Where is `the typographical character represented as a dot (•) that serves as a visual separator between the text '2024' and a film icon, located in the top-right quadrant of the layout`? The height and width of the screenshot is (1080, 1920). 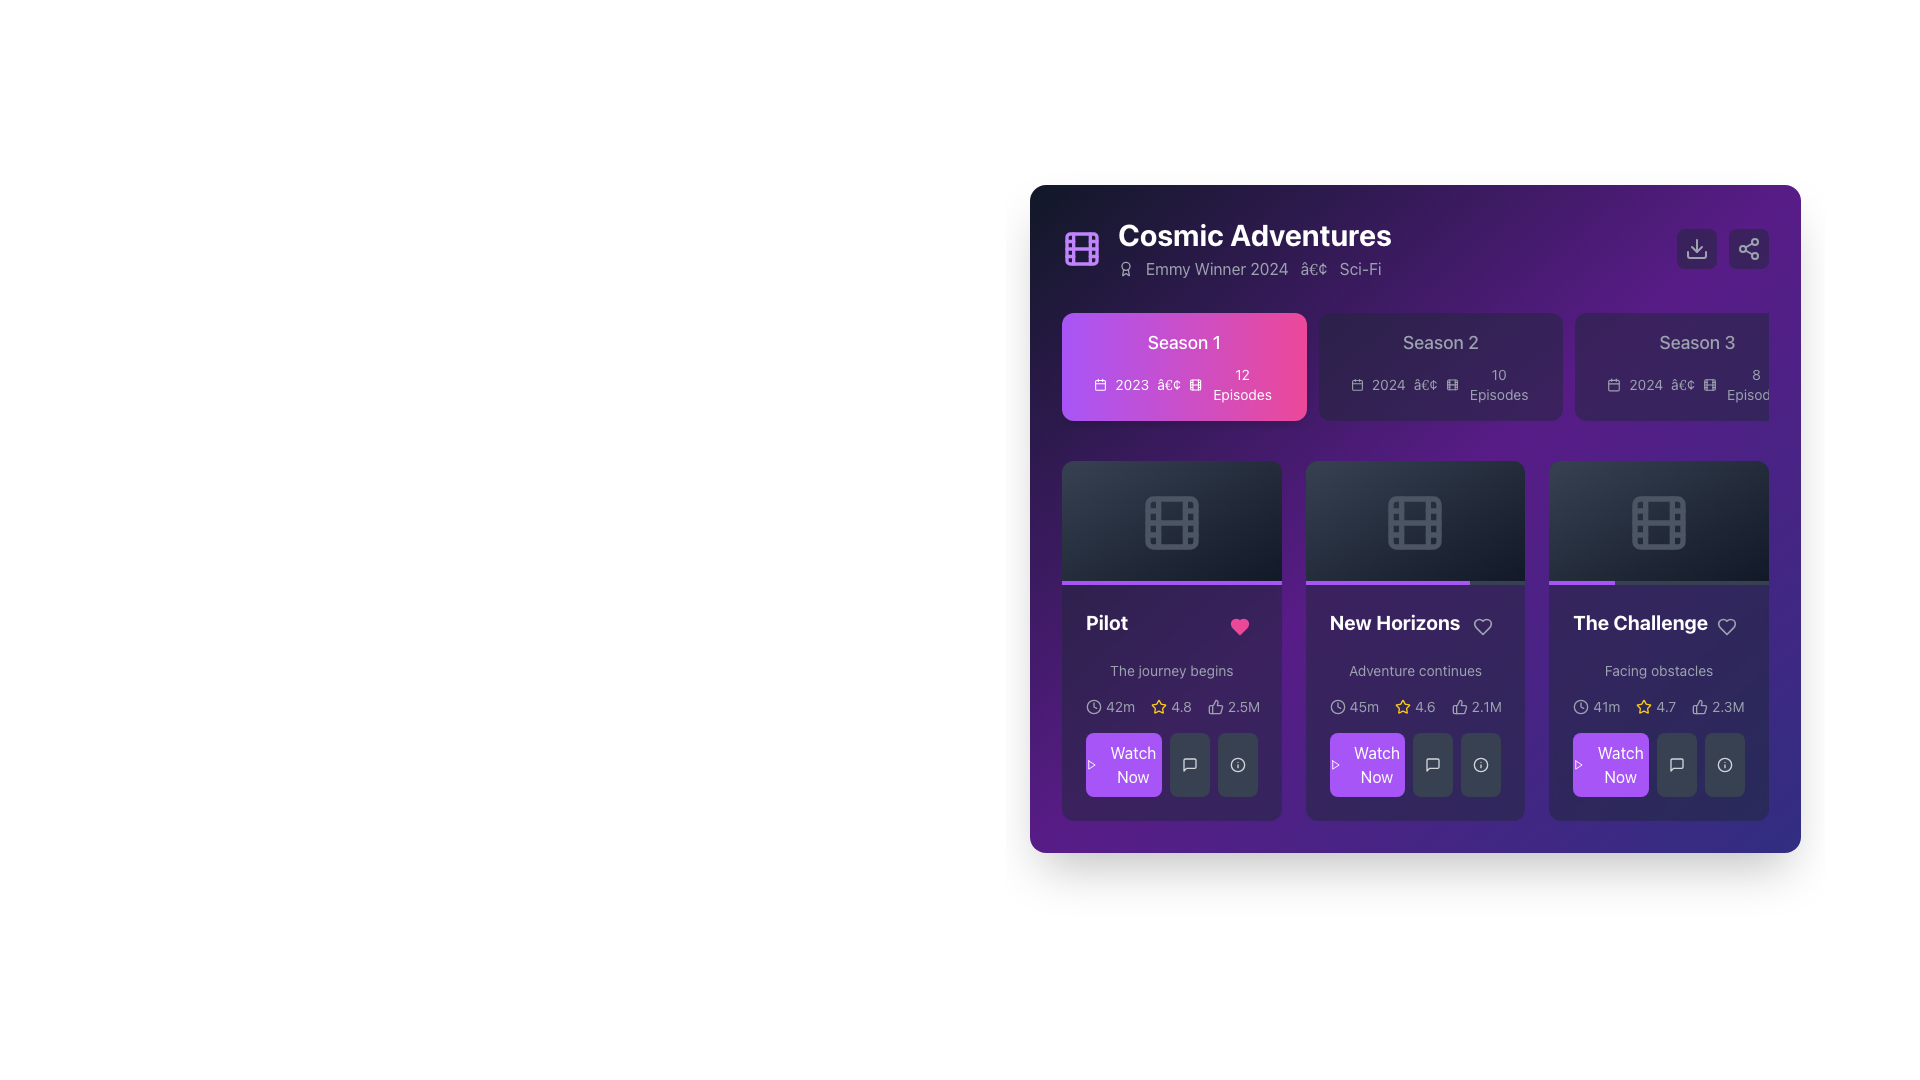 the typographical character represented as a dot (•) that serves as a visual separator between the text '2024' and a film icon, located in the top-right quadrant of the layout is located at coordinates (1682, 385).